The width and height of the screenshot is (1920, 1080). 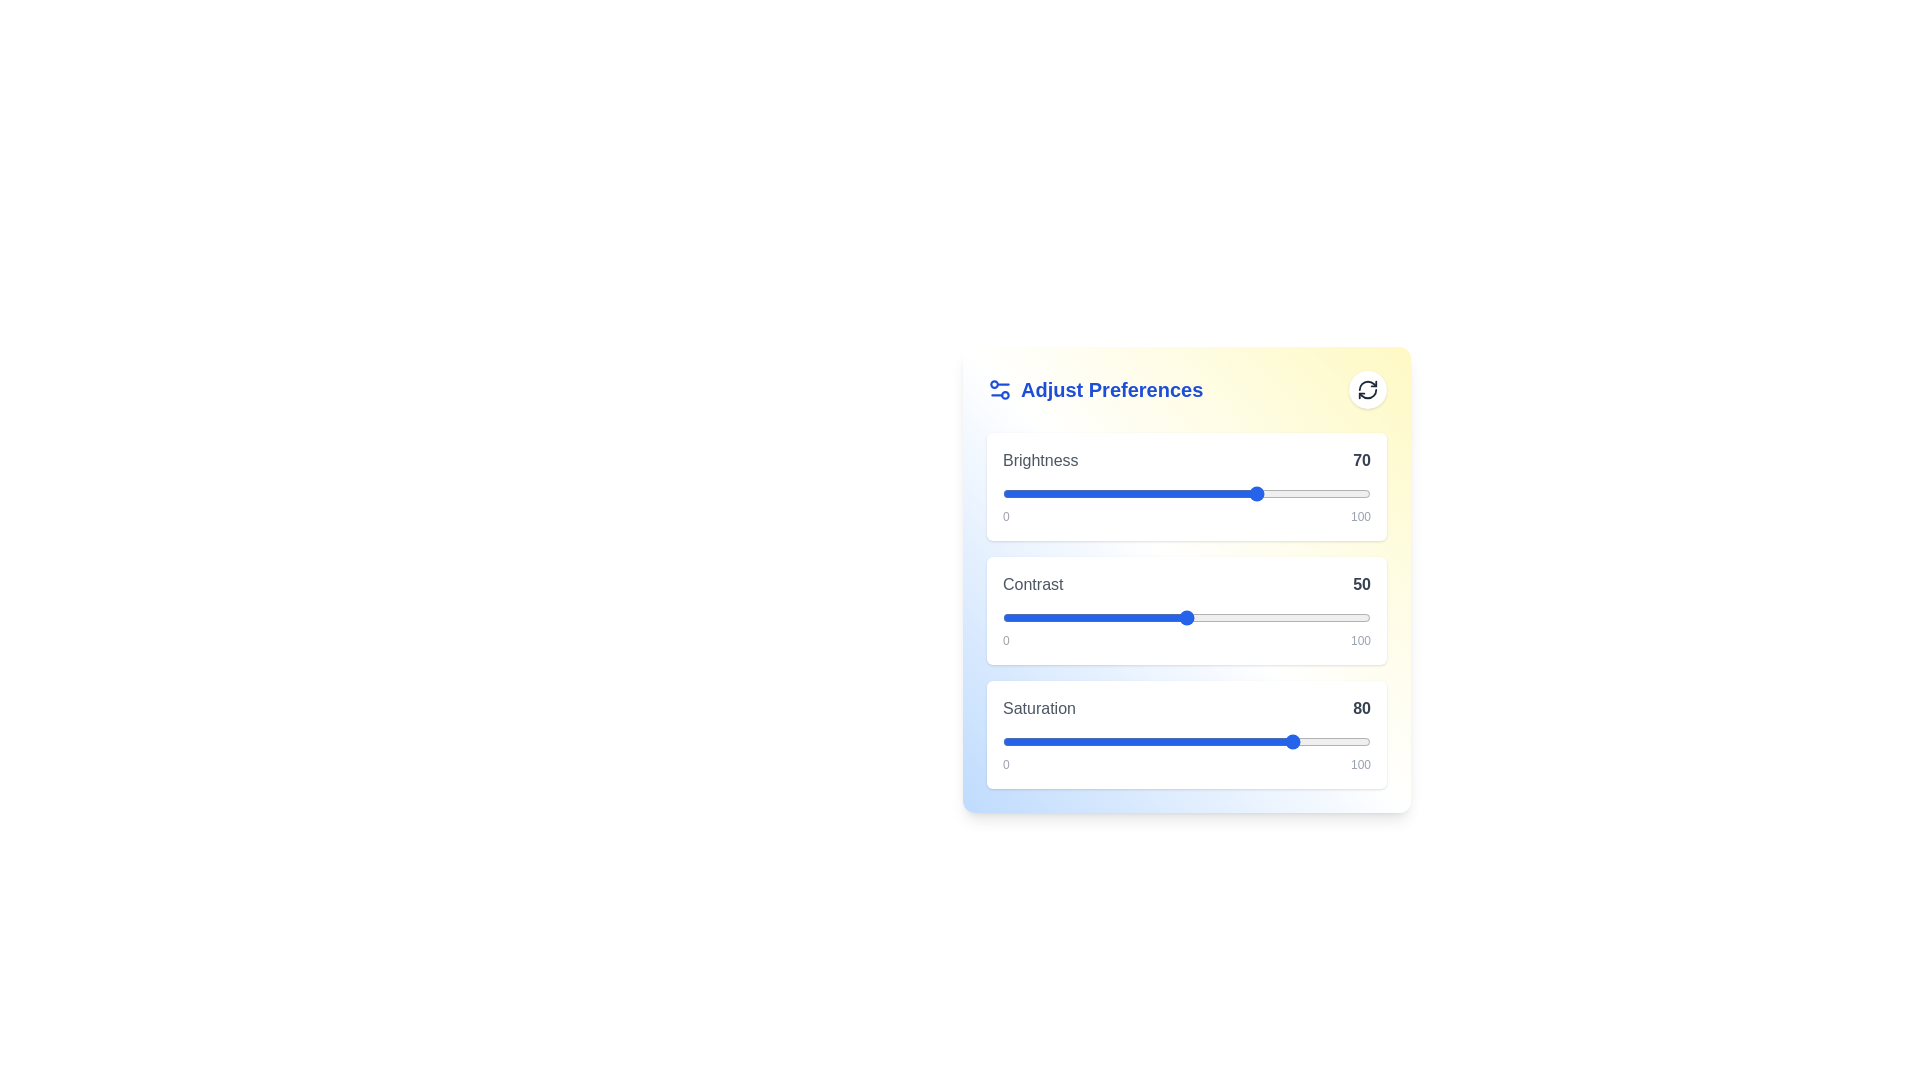 I want to click on saturation level, so click(x=1064, y=741).